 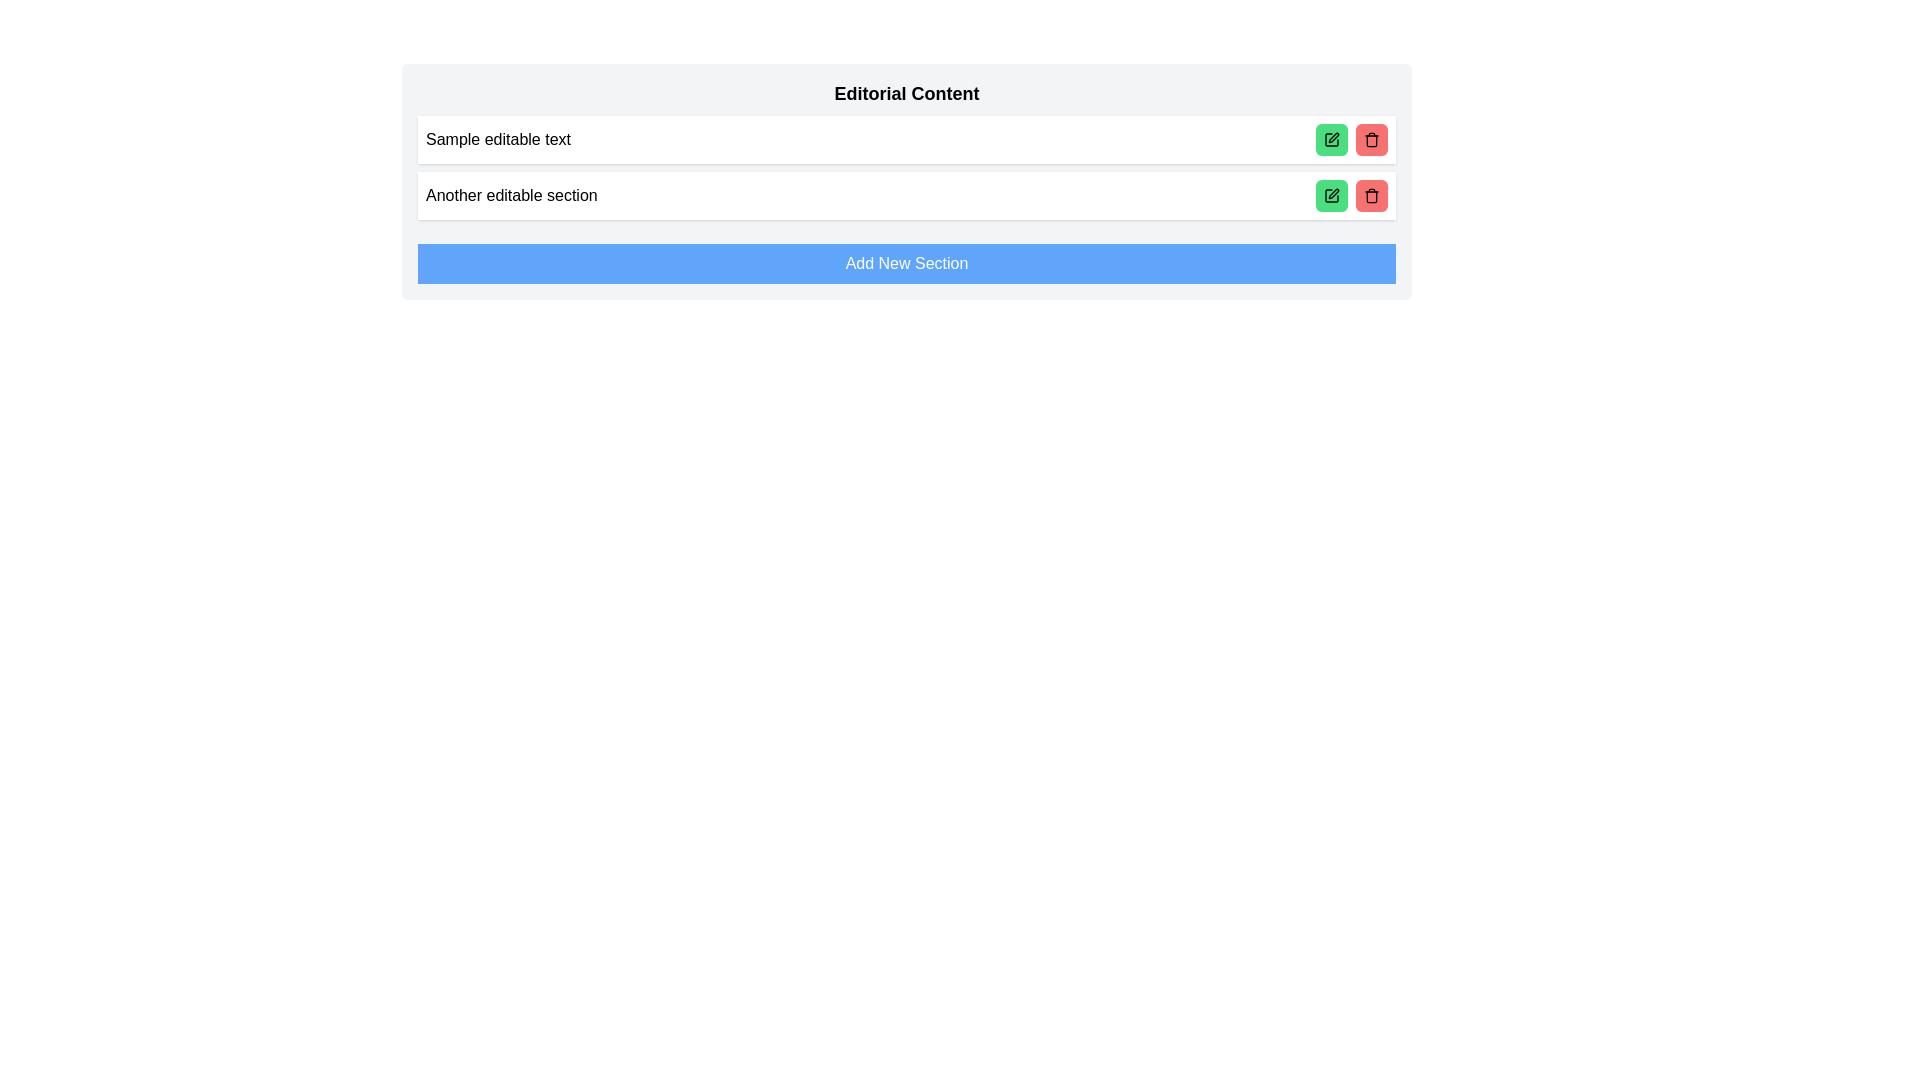 What do you see at coordinates (1371, 140) in the screenshot?
I see `the trash can icon within the SVG graphic, located to the right of the 'Another editable section' text field under the title 'Editorial Content'` at bounding box center [1371, 140].